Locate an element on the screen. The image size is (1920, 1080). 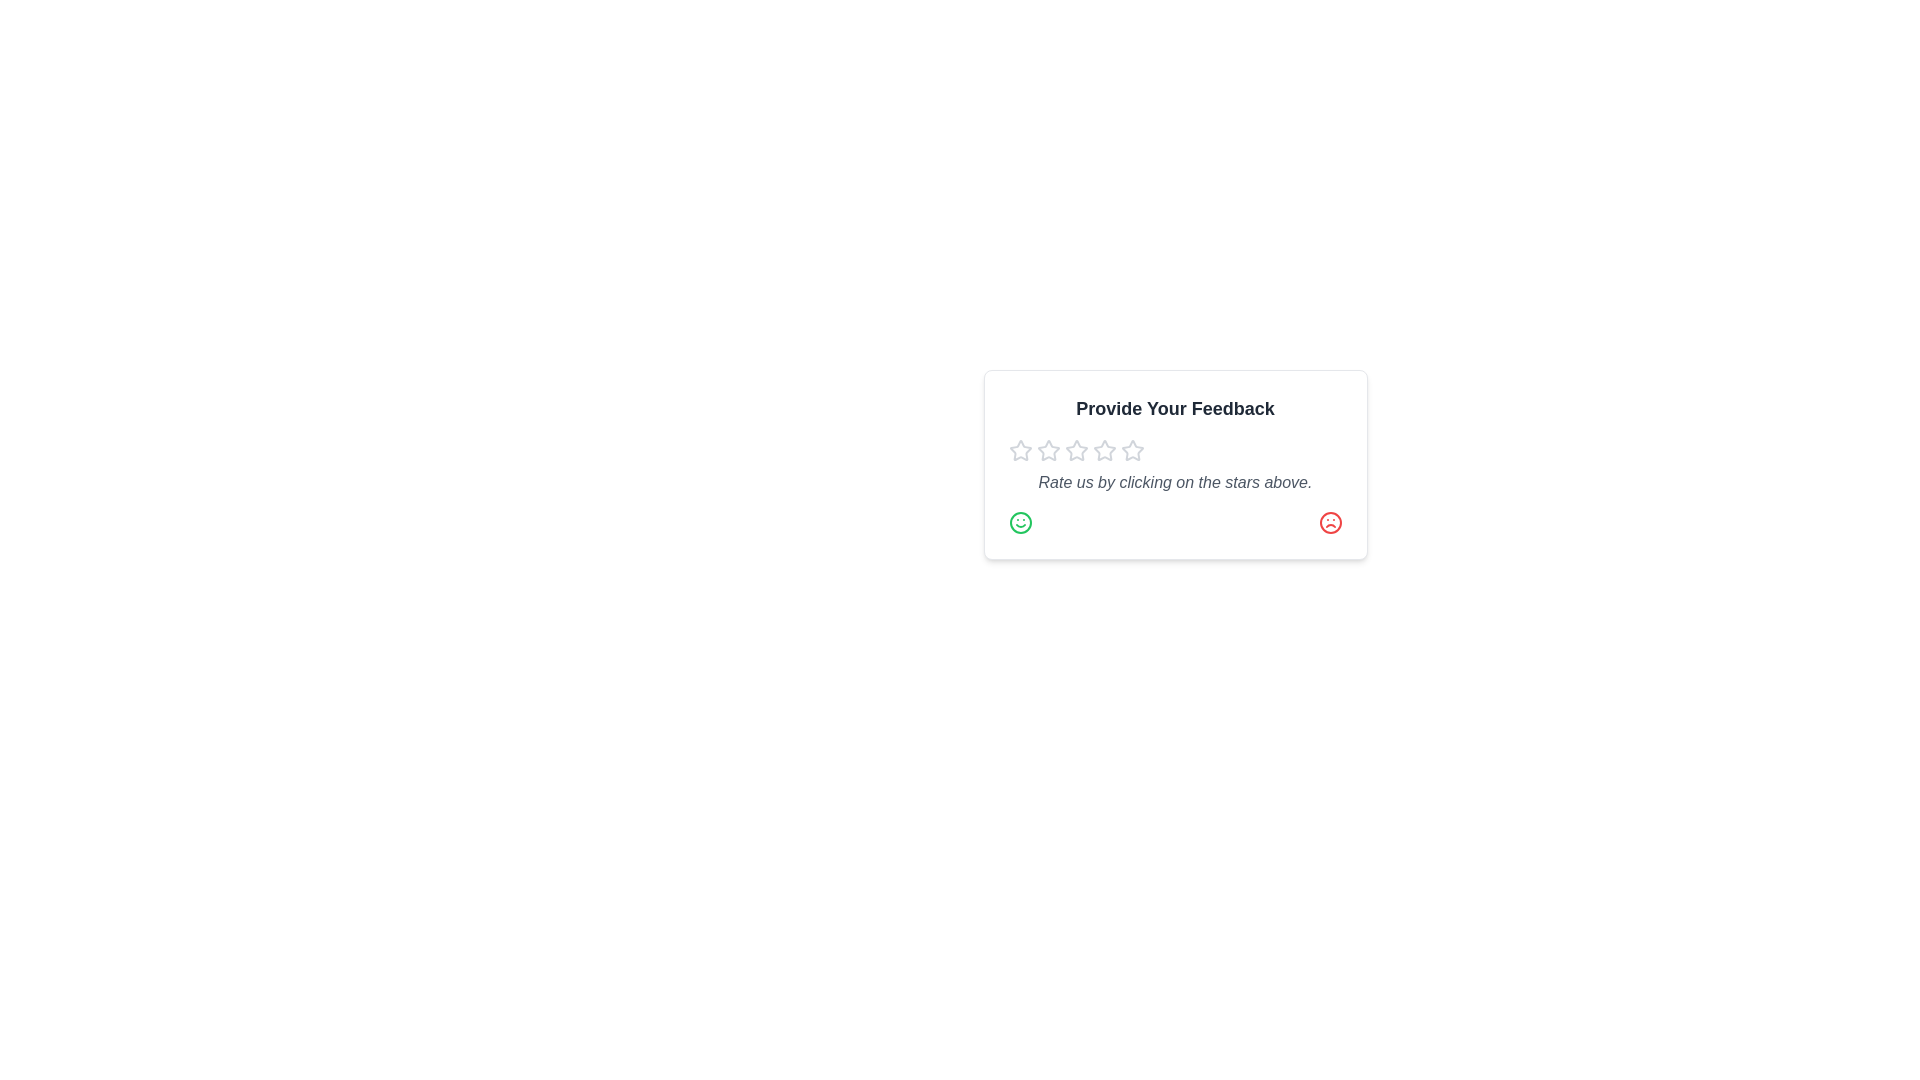
the fourth star icon is located at coordinates (1075, 451).